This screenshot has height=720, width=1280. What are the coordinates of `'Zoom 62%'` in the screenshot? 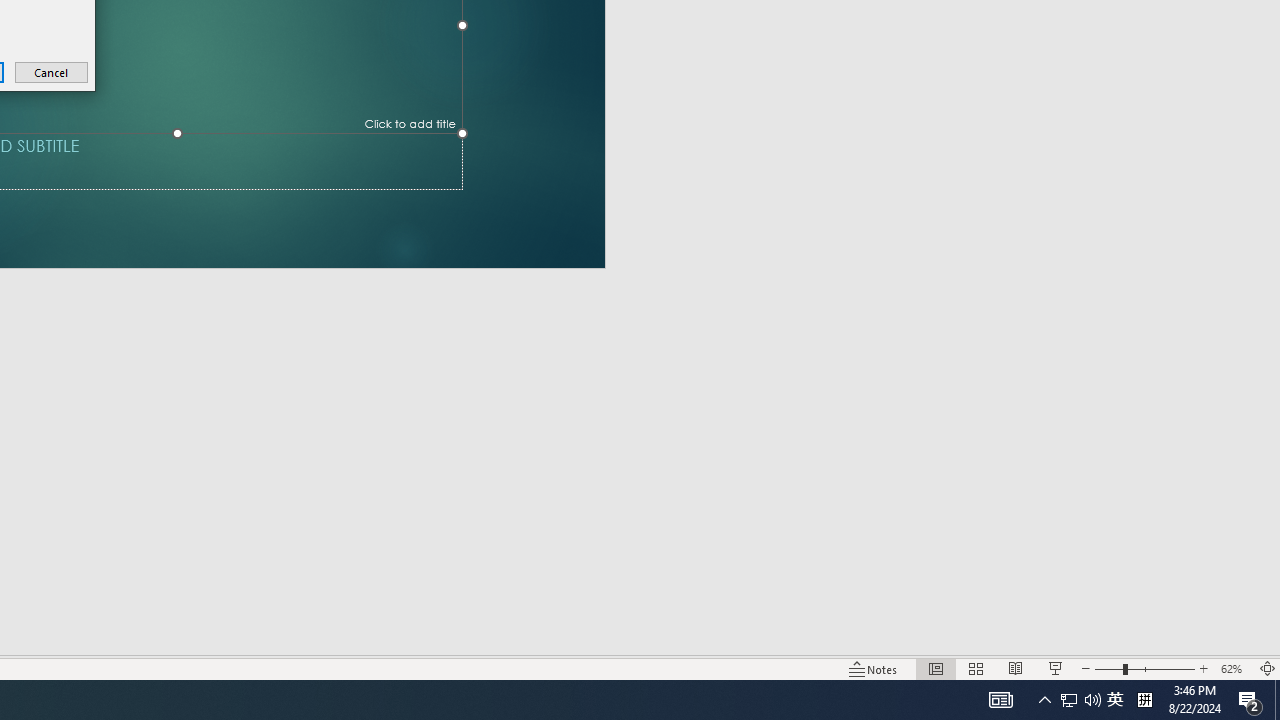 It's located at (1233, 669).